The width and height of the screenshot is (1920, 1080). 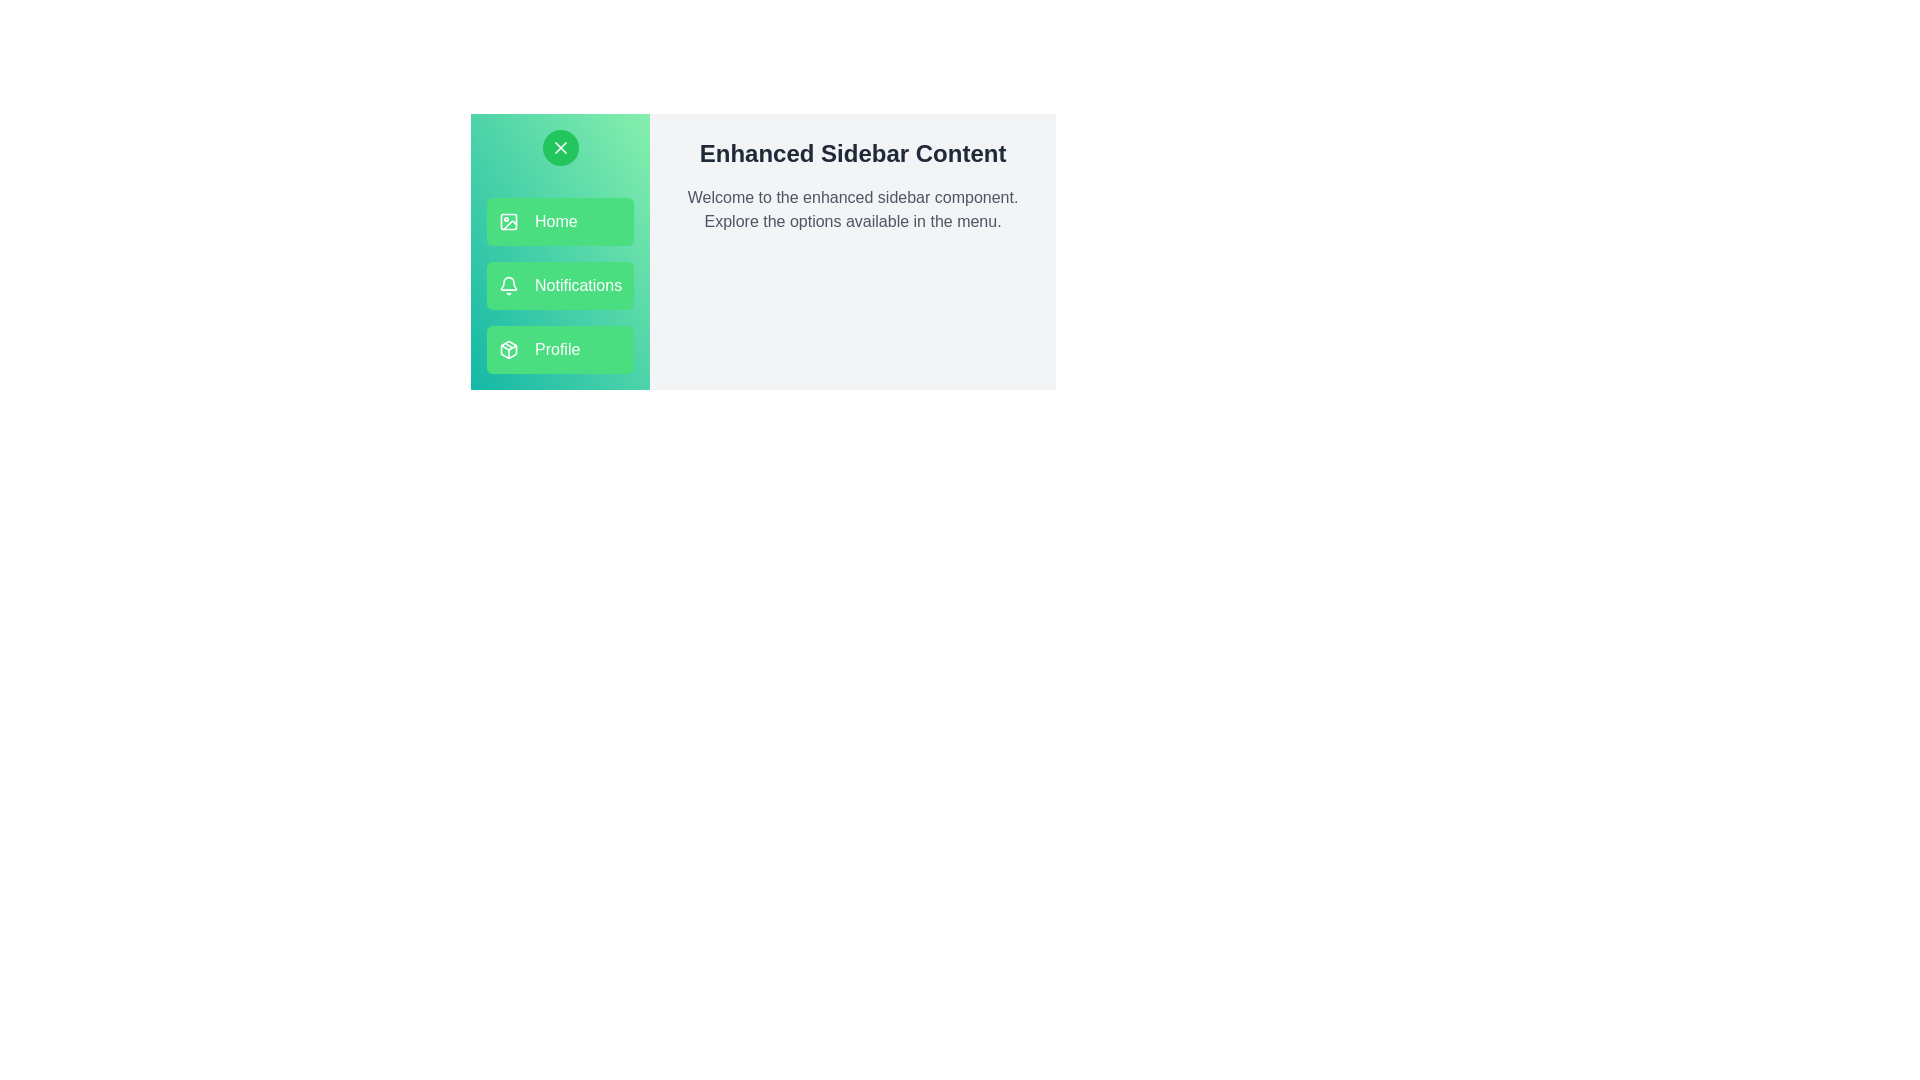 I want to click on the menu option Home to see its hover effect, so click(x=560, y=222).